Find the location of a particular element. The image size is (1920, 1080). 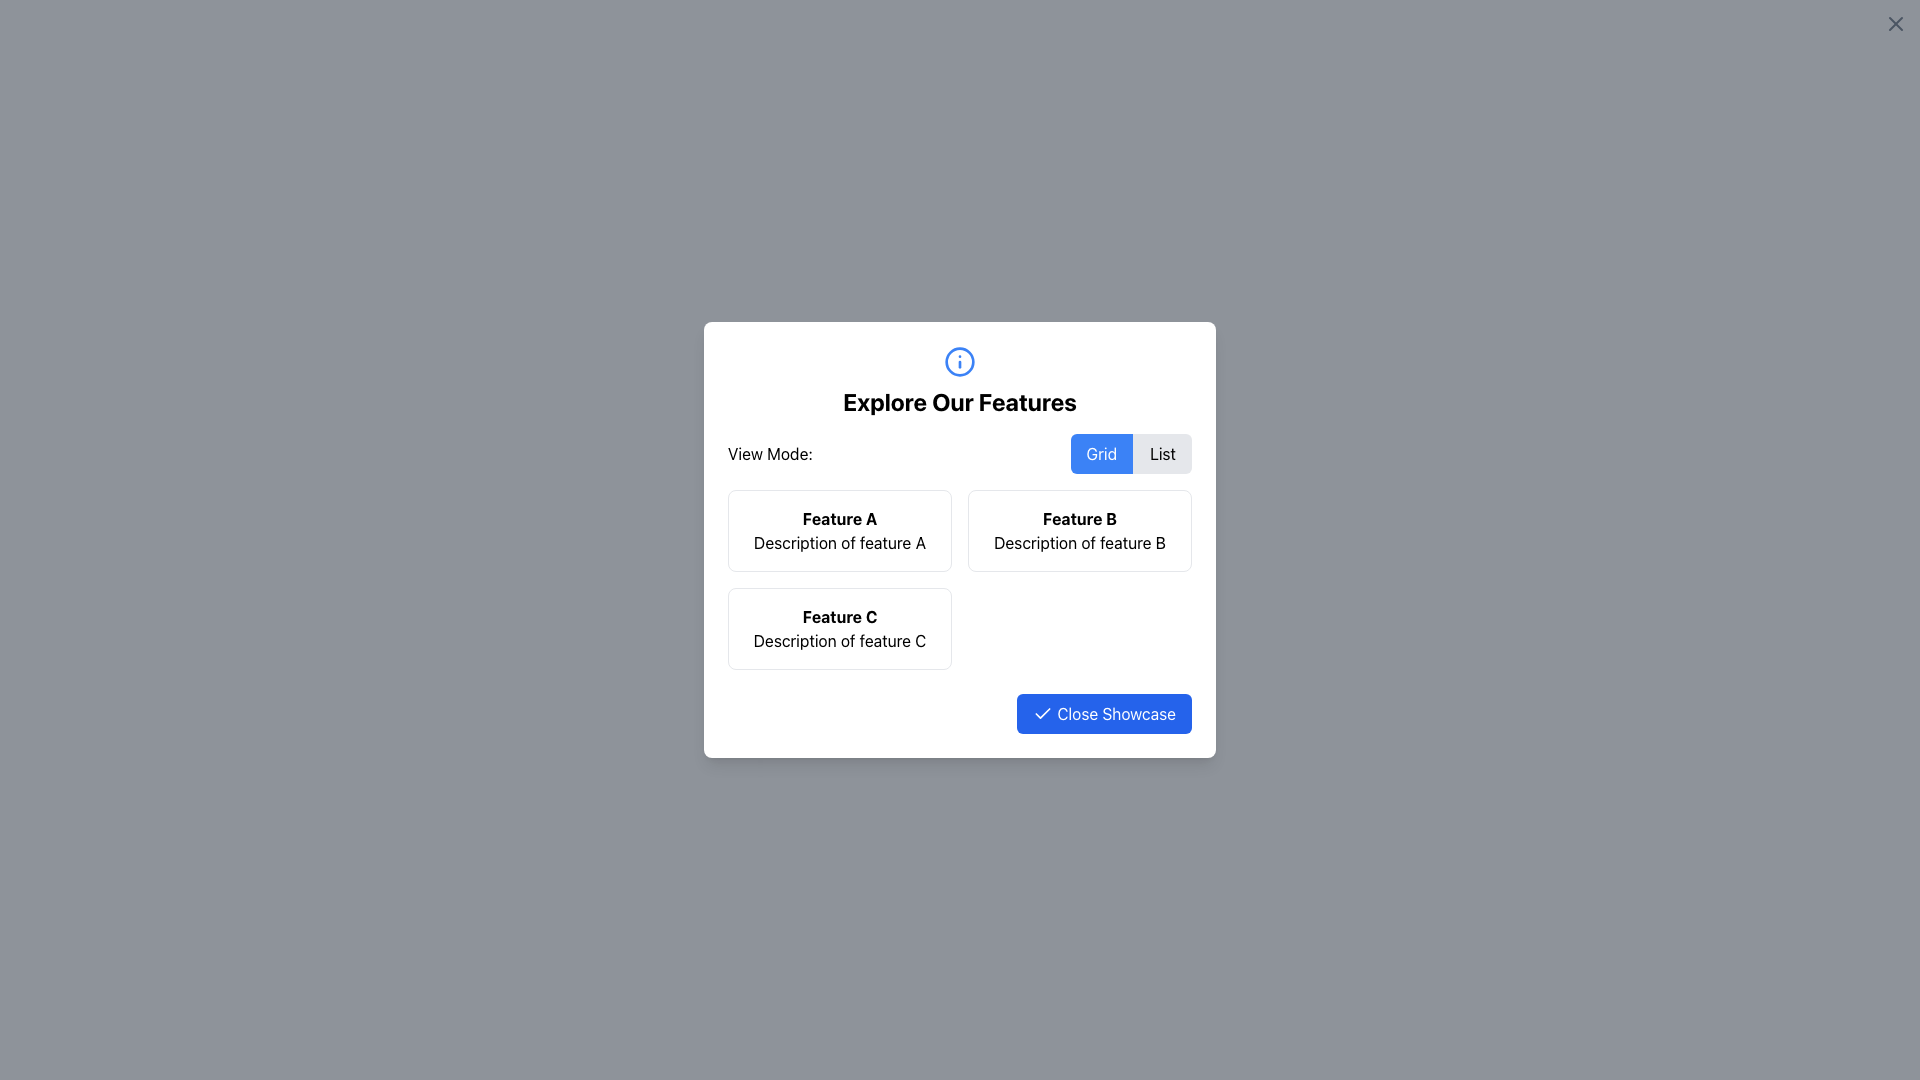

the bold-styled text label displaying 'Feature C', which is located at the top of a rectangular card in the bottom left of the interface is located at coordinates (840, 616).